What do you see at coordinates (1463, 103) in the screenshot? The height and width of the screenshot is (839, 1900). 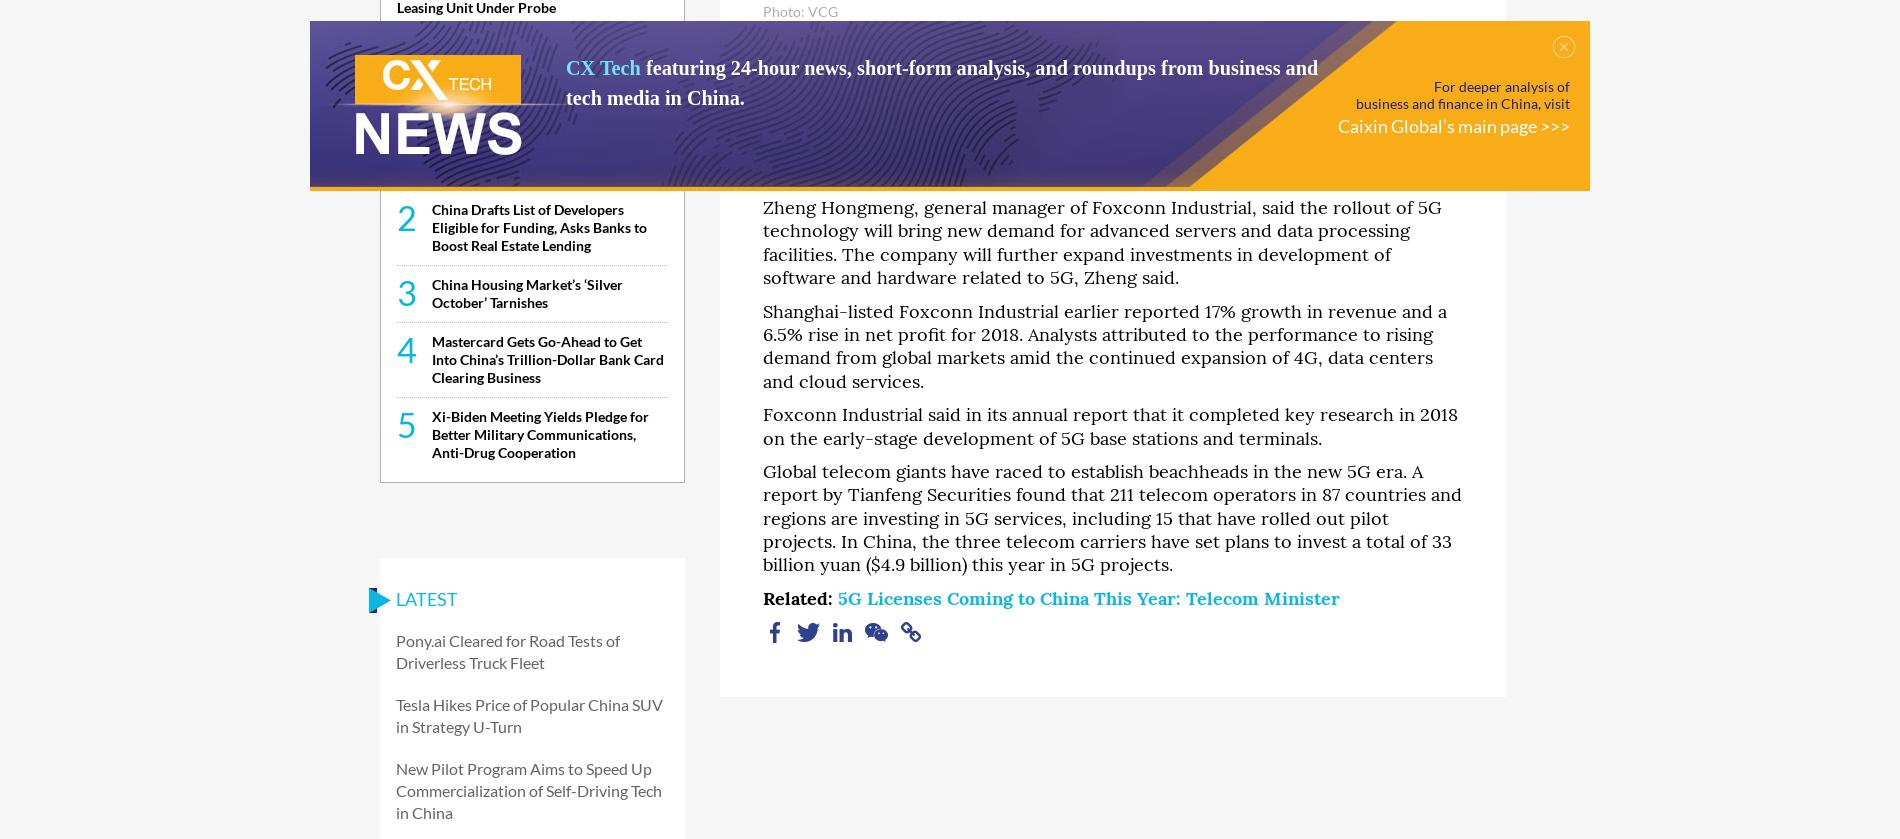 I see `'business and finance in China, visit'` at bounding box center [1463, 103].